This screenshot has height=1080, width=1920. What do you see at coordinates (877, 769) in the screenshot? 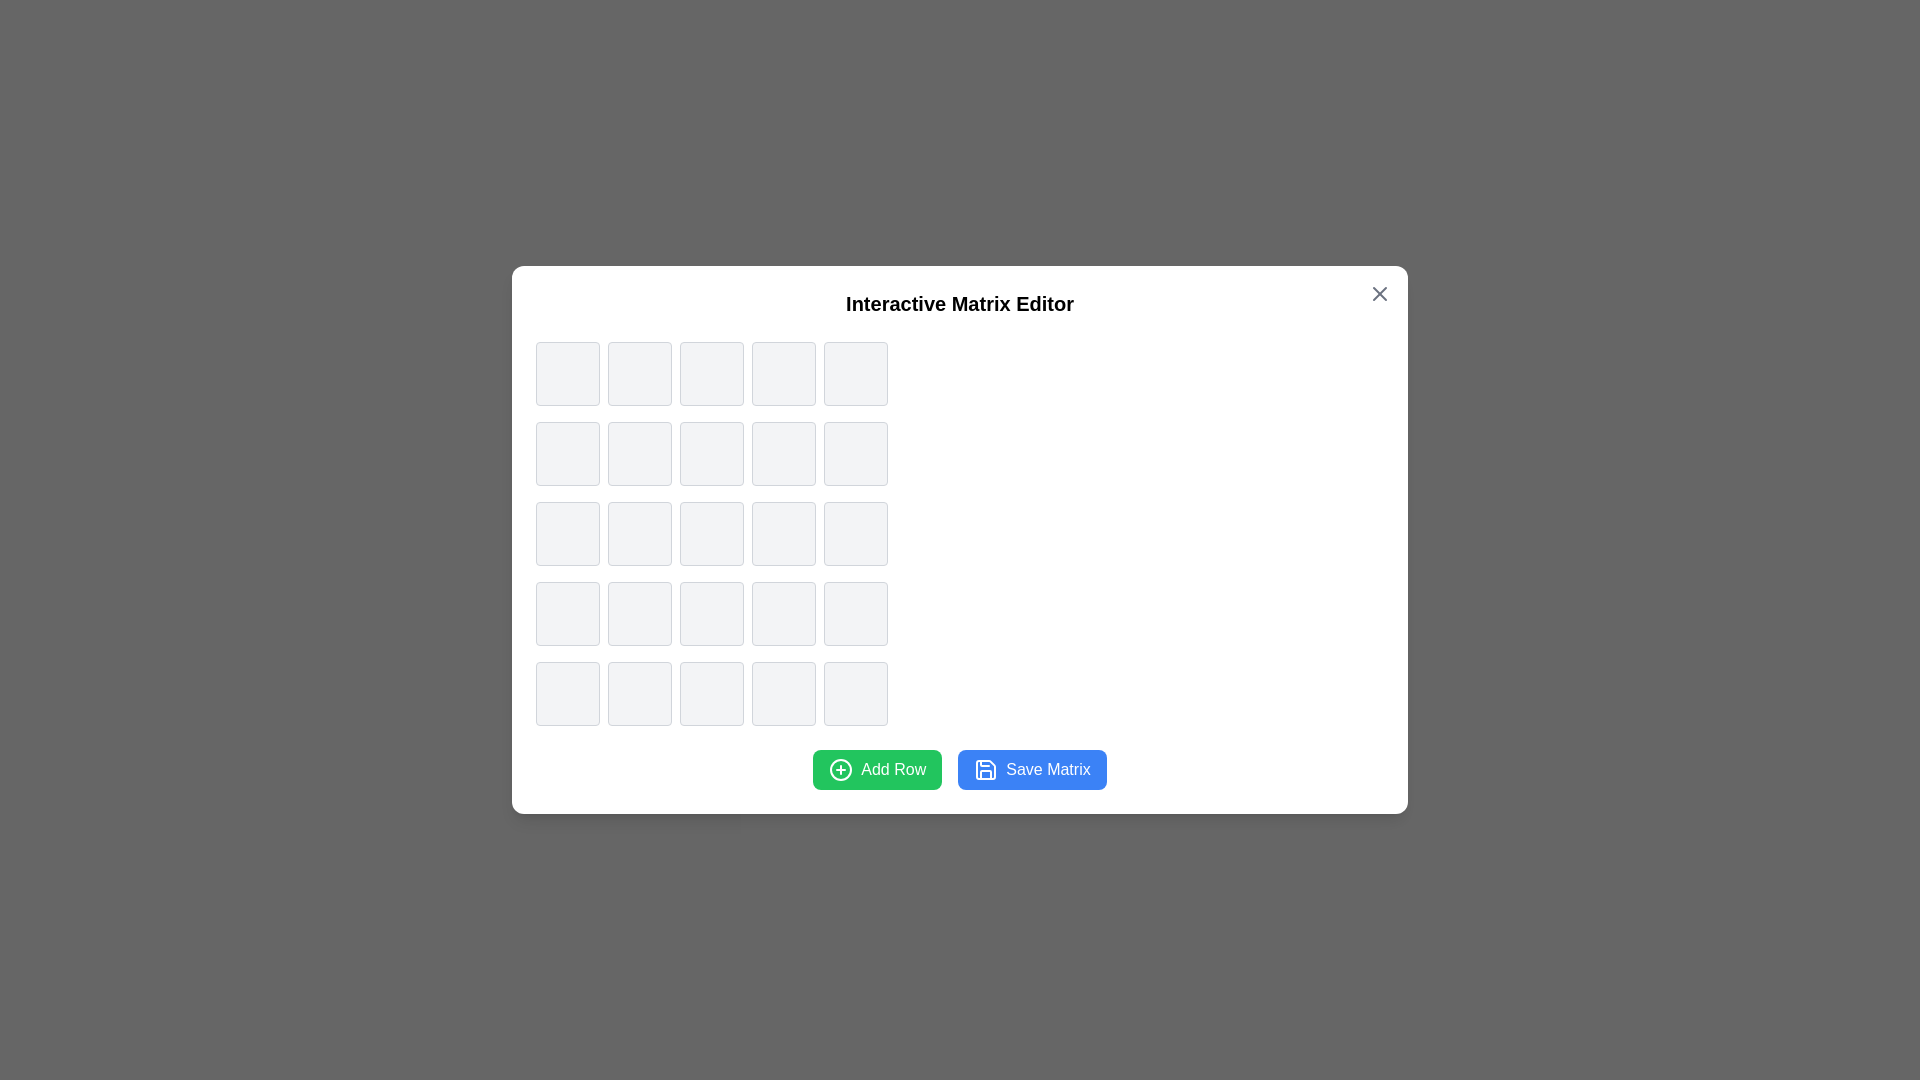
I see `the 'Add Row' button to add a new row to the matrix` at bounding box center [877, 769].